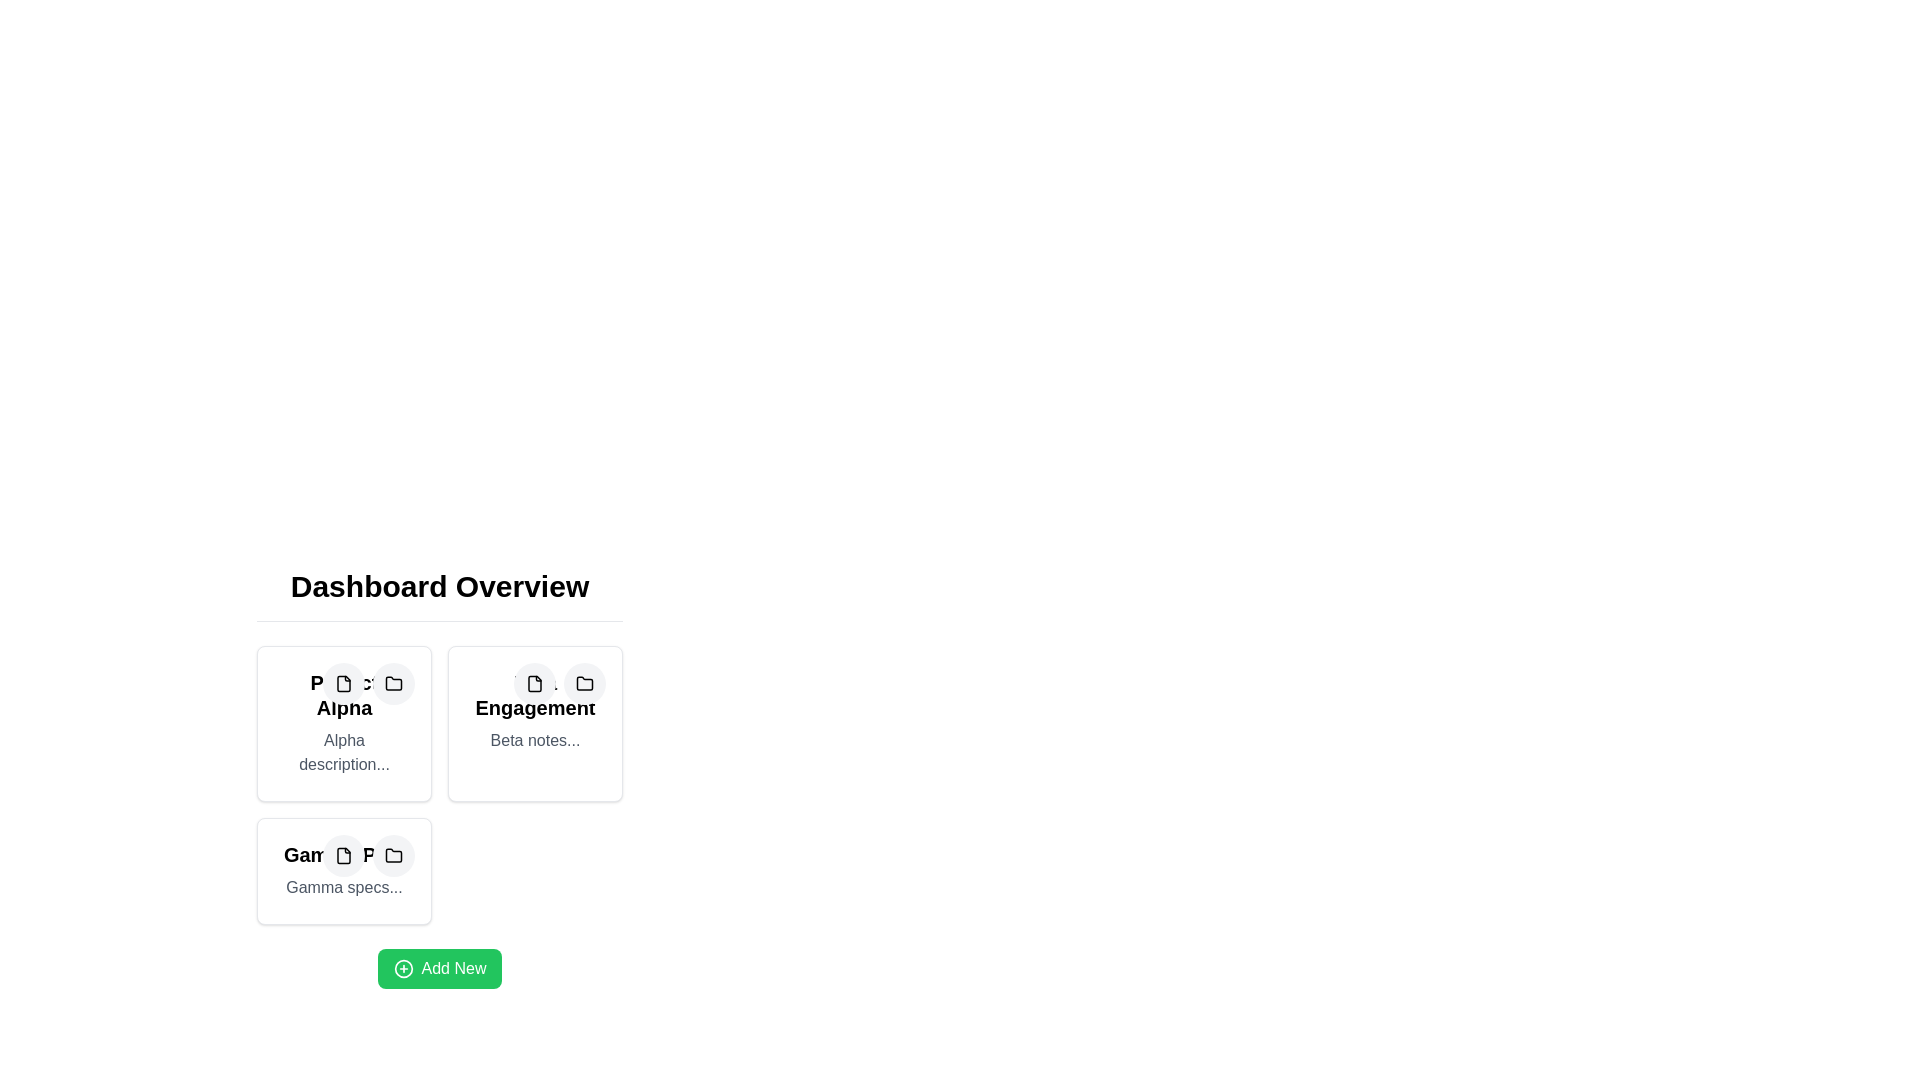 The image size is (1920, 1080). I want to click on the circular button with a light gray background and a black file icon located in the top-right corner of the 'Alpha' card in the 'Dashboard Overview' area, so click(344, 682).